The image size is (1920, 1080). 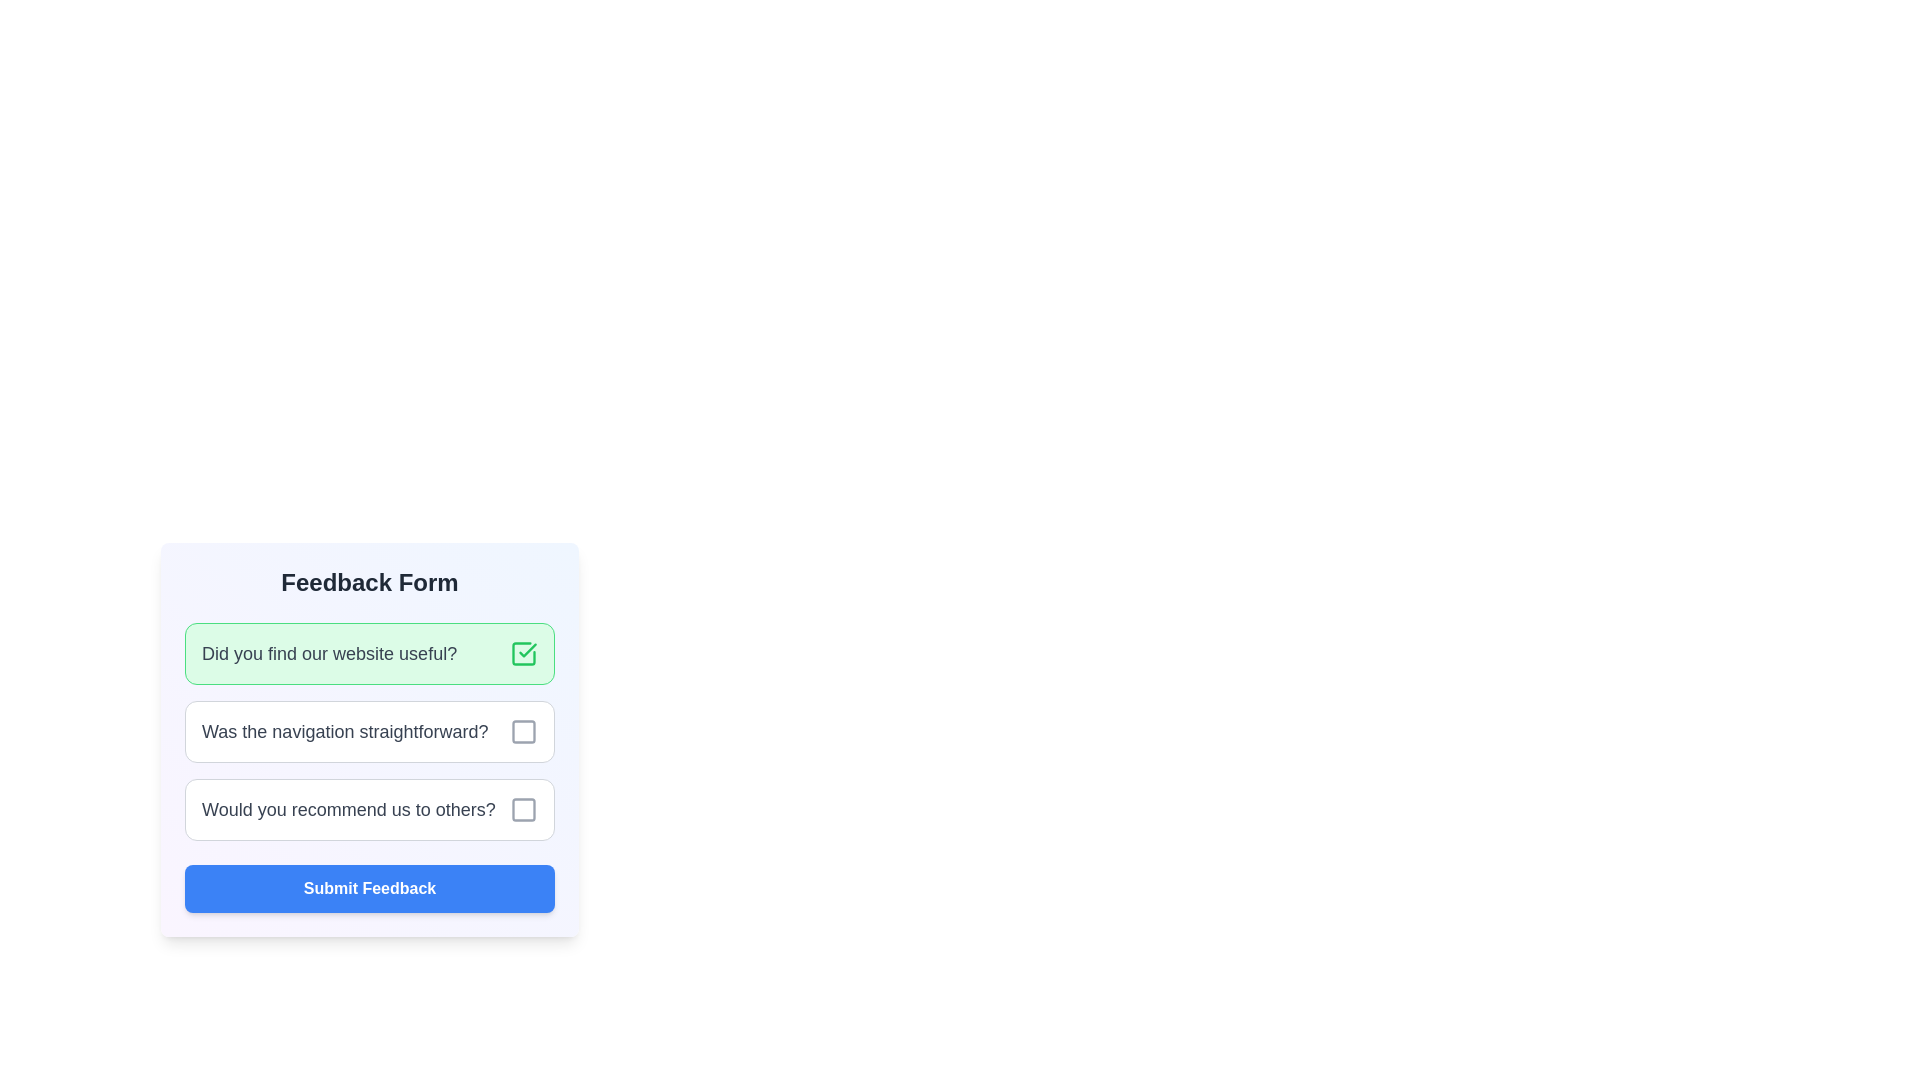 What do you see at coordinates (369, 654) in the screenshot?
I see `the feedback question Did you find our website useful? to view the hover effect` at bounding box center [369, 654].